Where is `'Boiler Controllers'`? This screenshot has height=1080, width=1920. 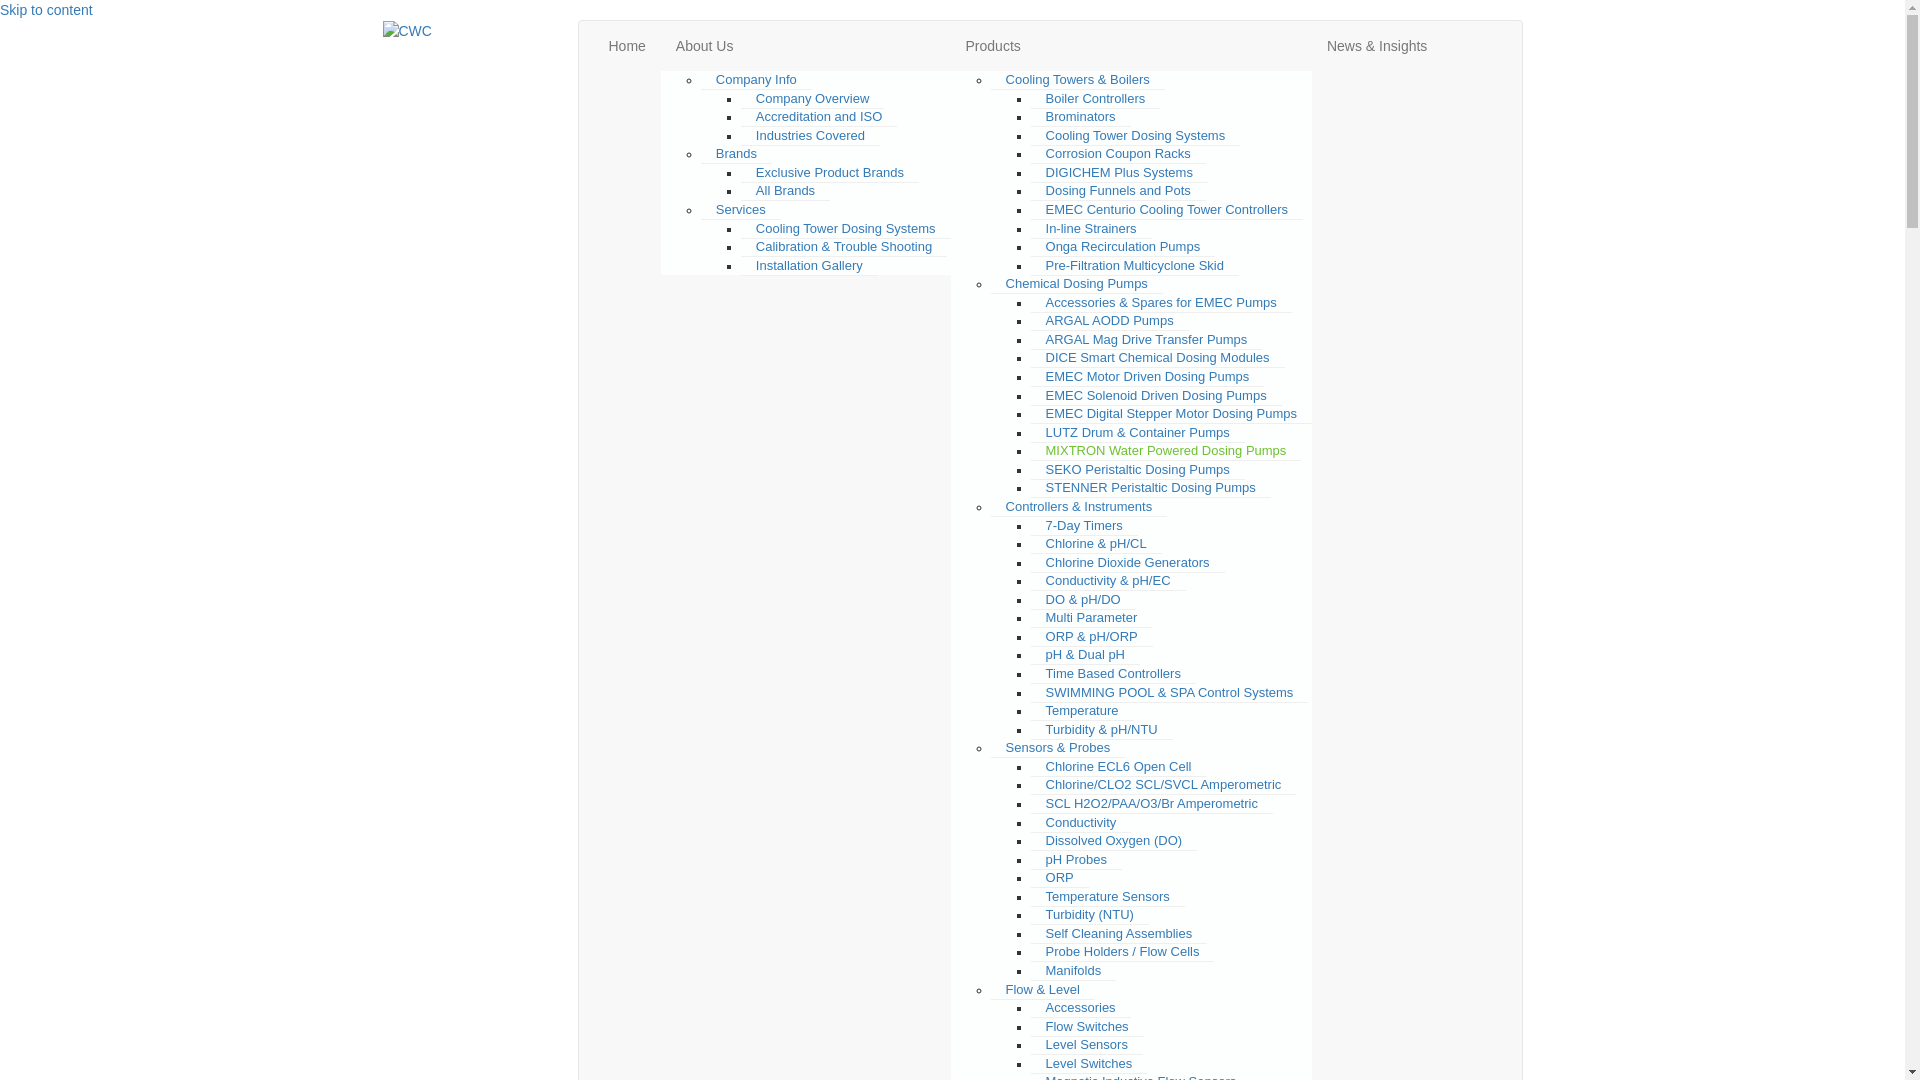
'Boiler Controllers' is located at coordinates (1094, 99).